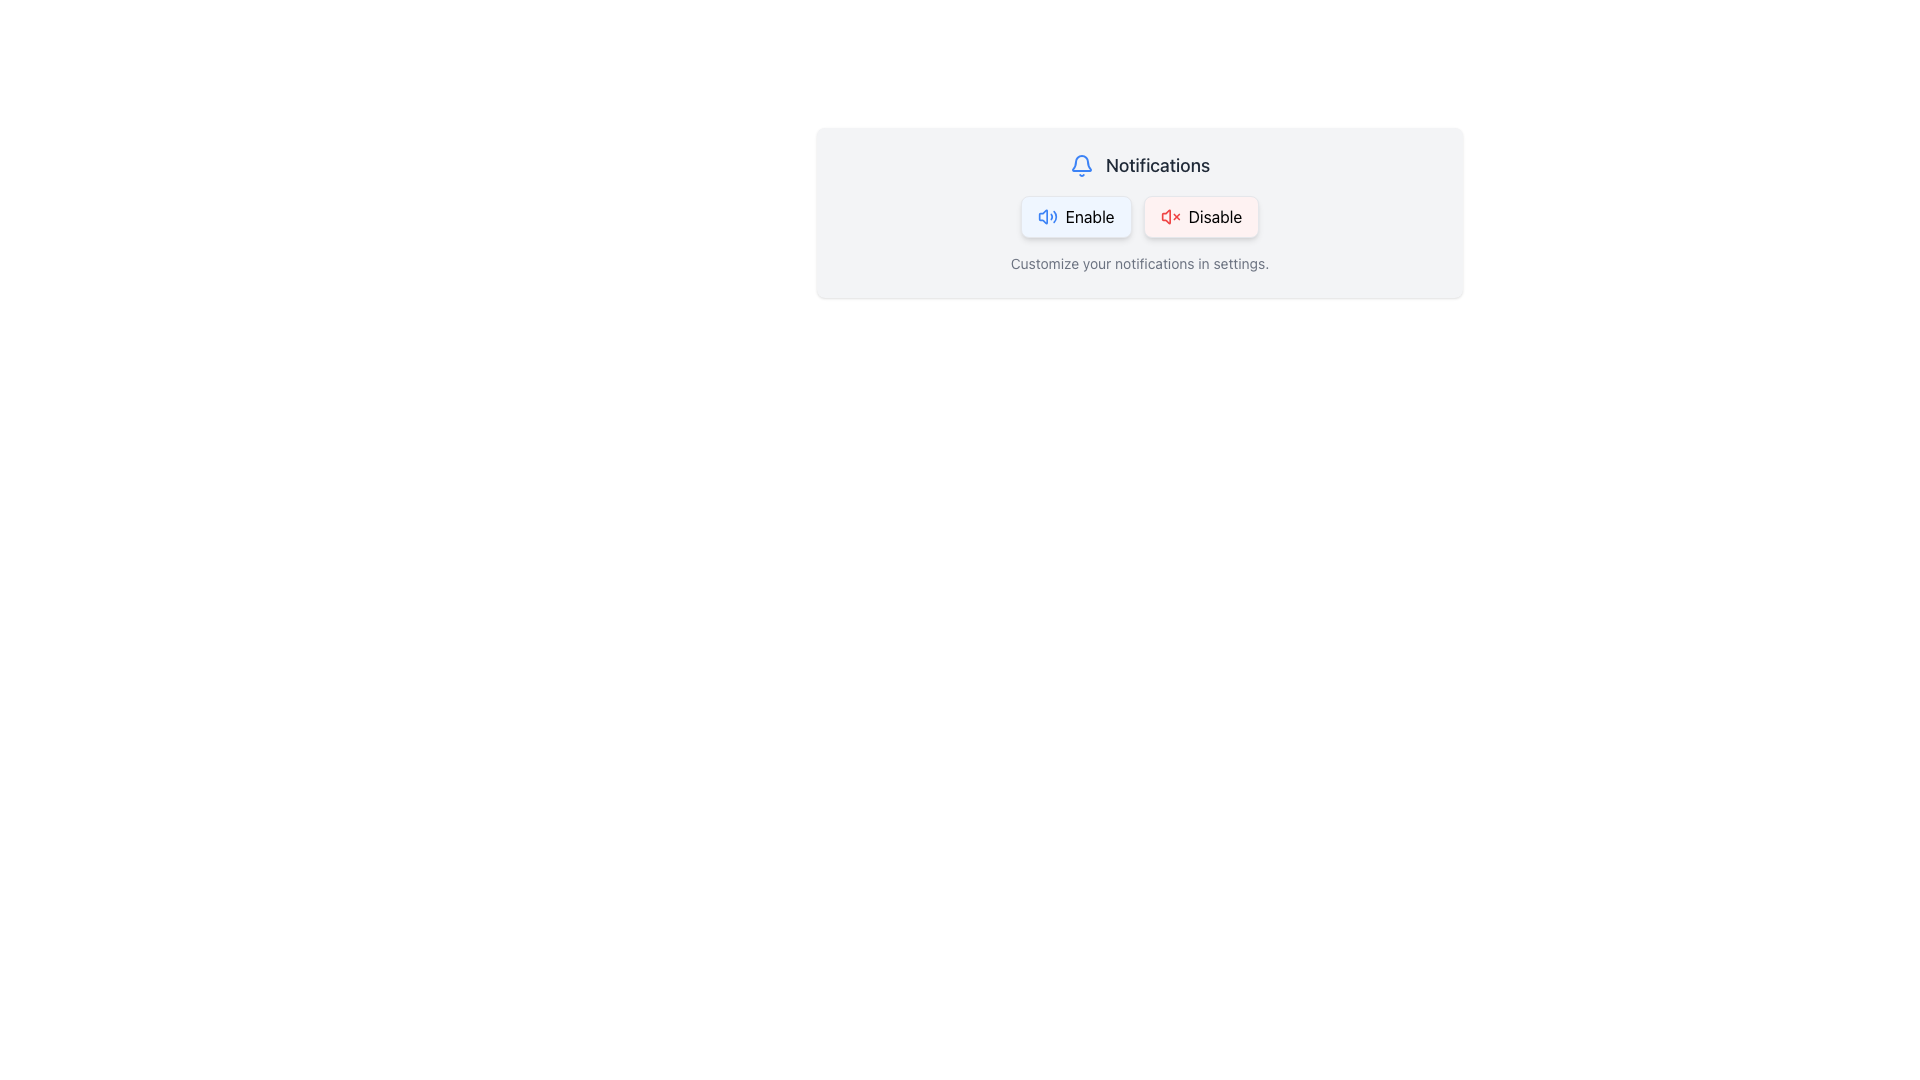  I want to click on the label text reading 'Enable' which is styled with a standard sans-serif typeface and located within a light blue background button in the Notifications section, so click(1089, 216).